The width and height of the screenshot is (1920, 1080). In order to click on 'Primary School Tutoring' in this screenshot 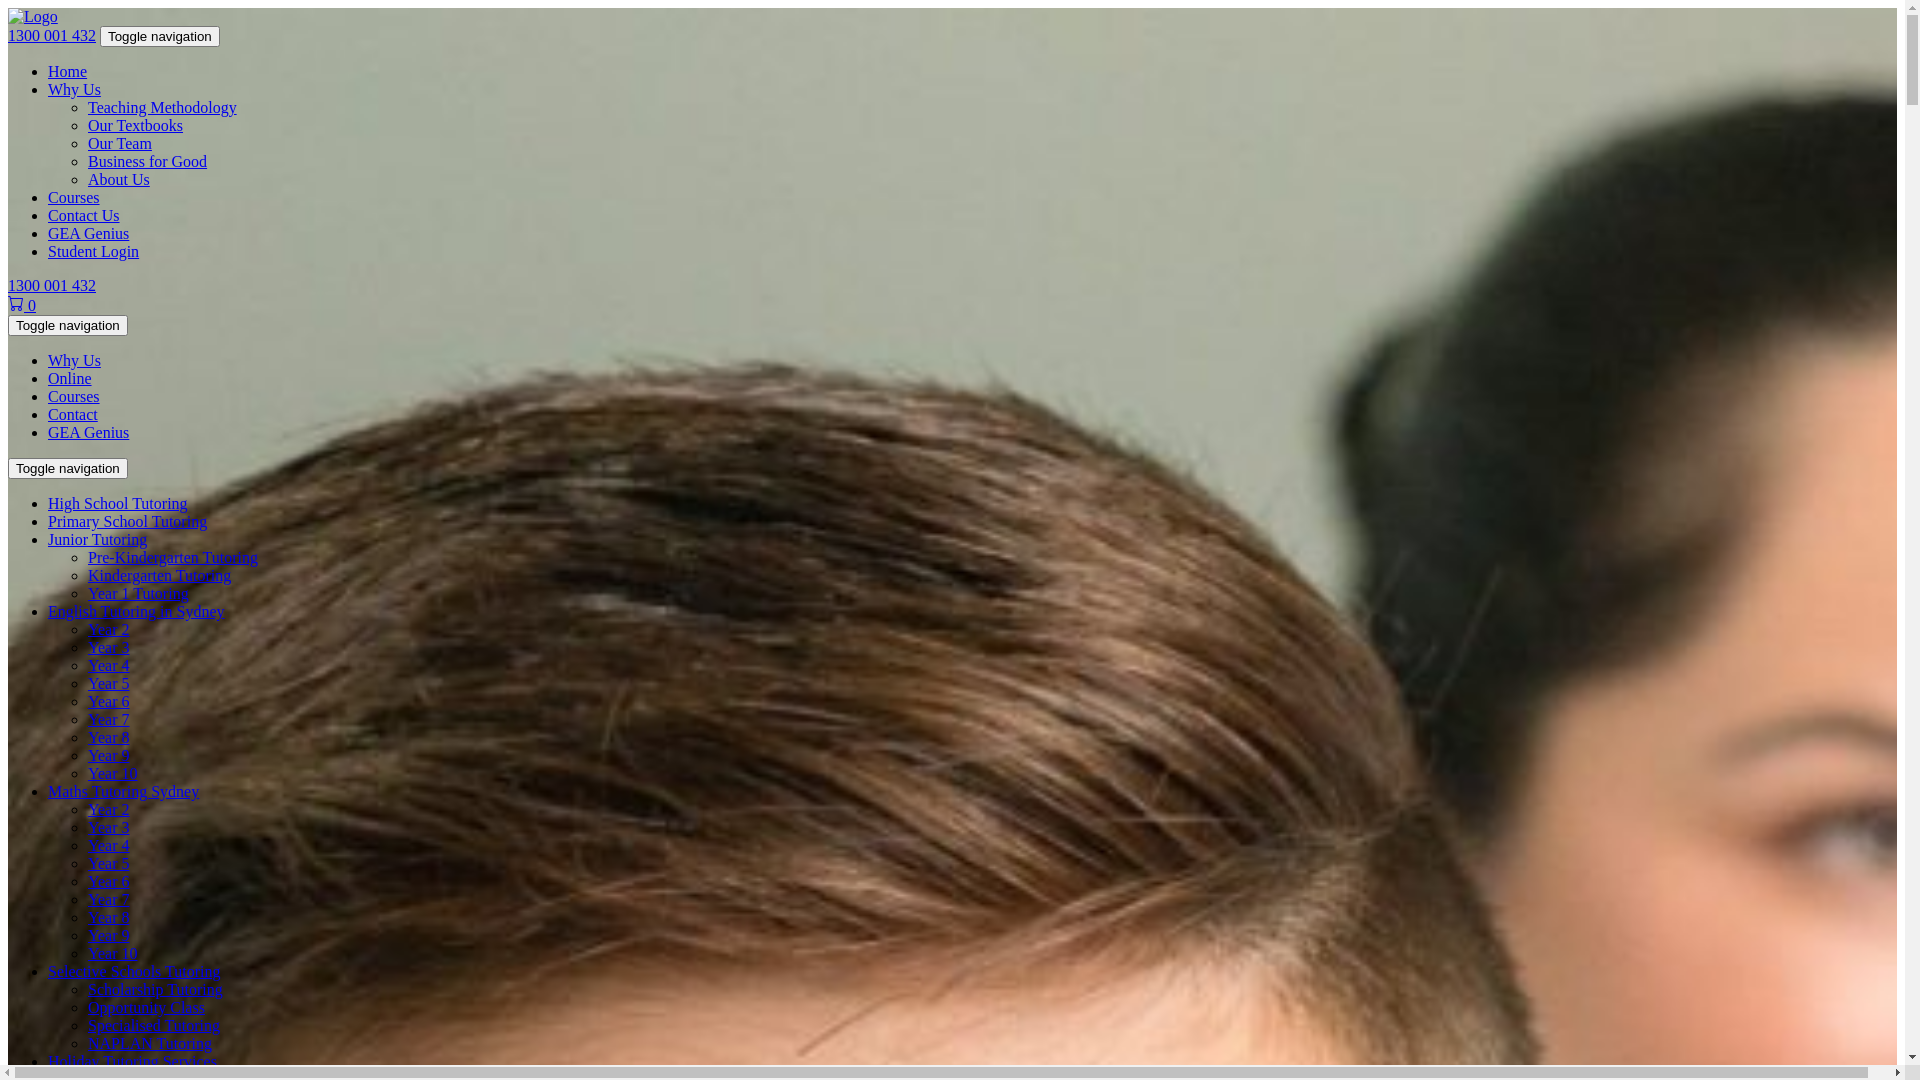, I will do `click(126, 520)`.